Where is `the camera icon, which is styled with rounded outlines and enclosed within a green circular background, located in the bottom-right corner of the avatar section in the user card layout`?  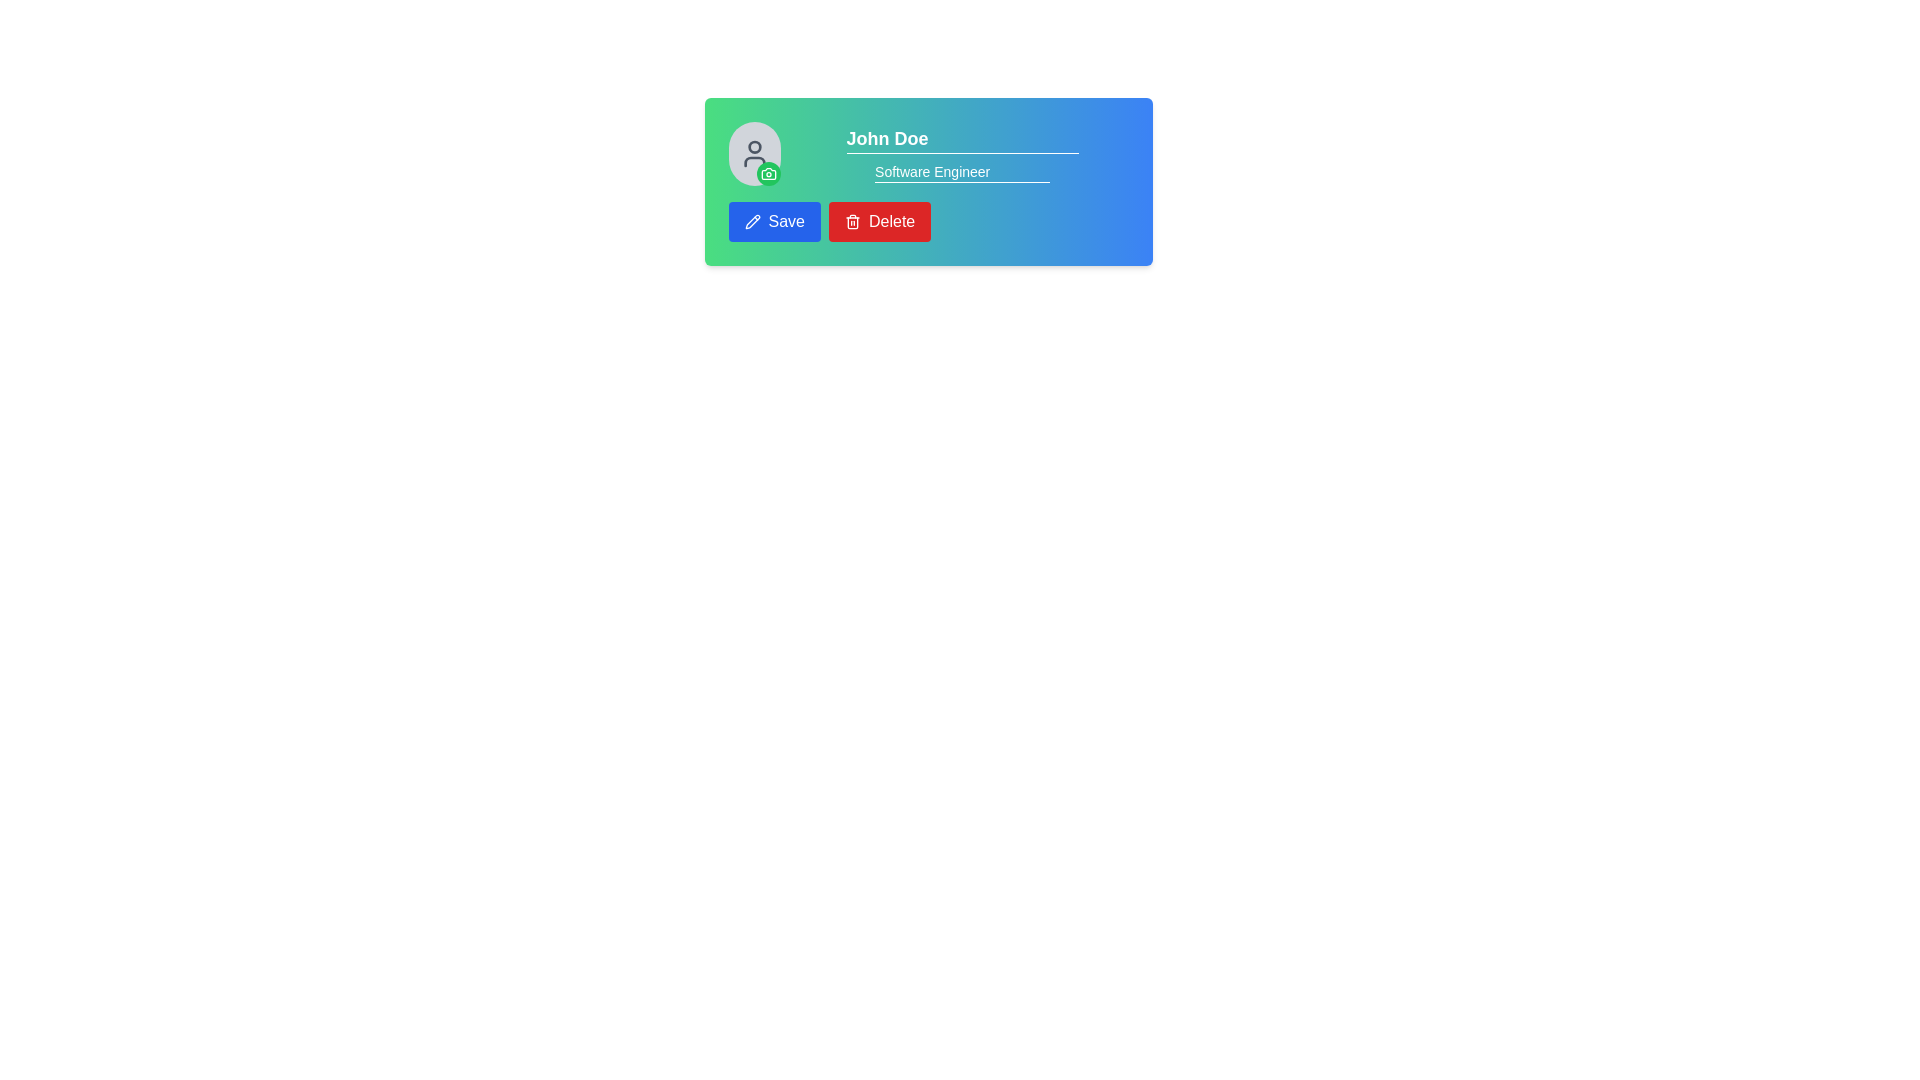
the camera icon, which is styled with rounded outlines and enclosed within a green circular background, located in the bottom-right corner of the avatar section in the user card layout is located at coordinates (767, 172).